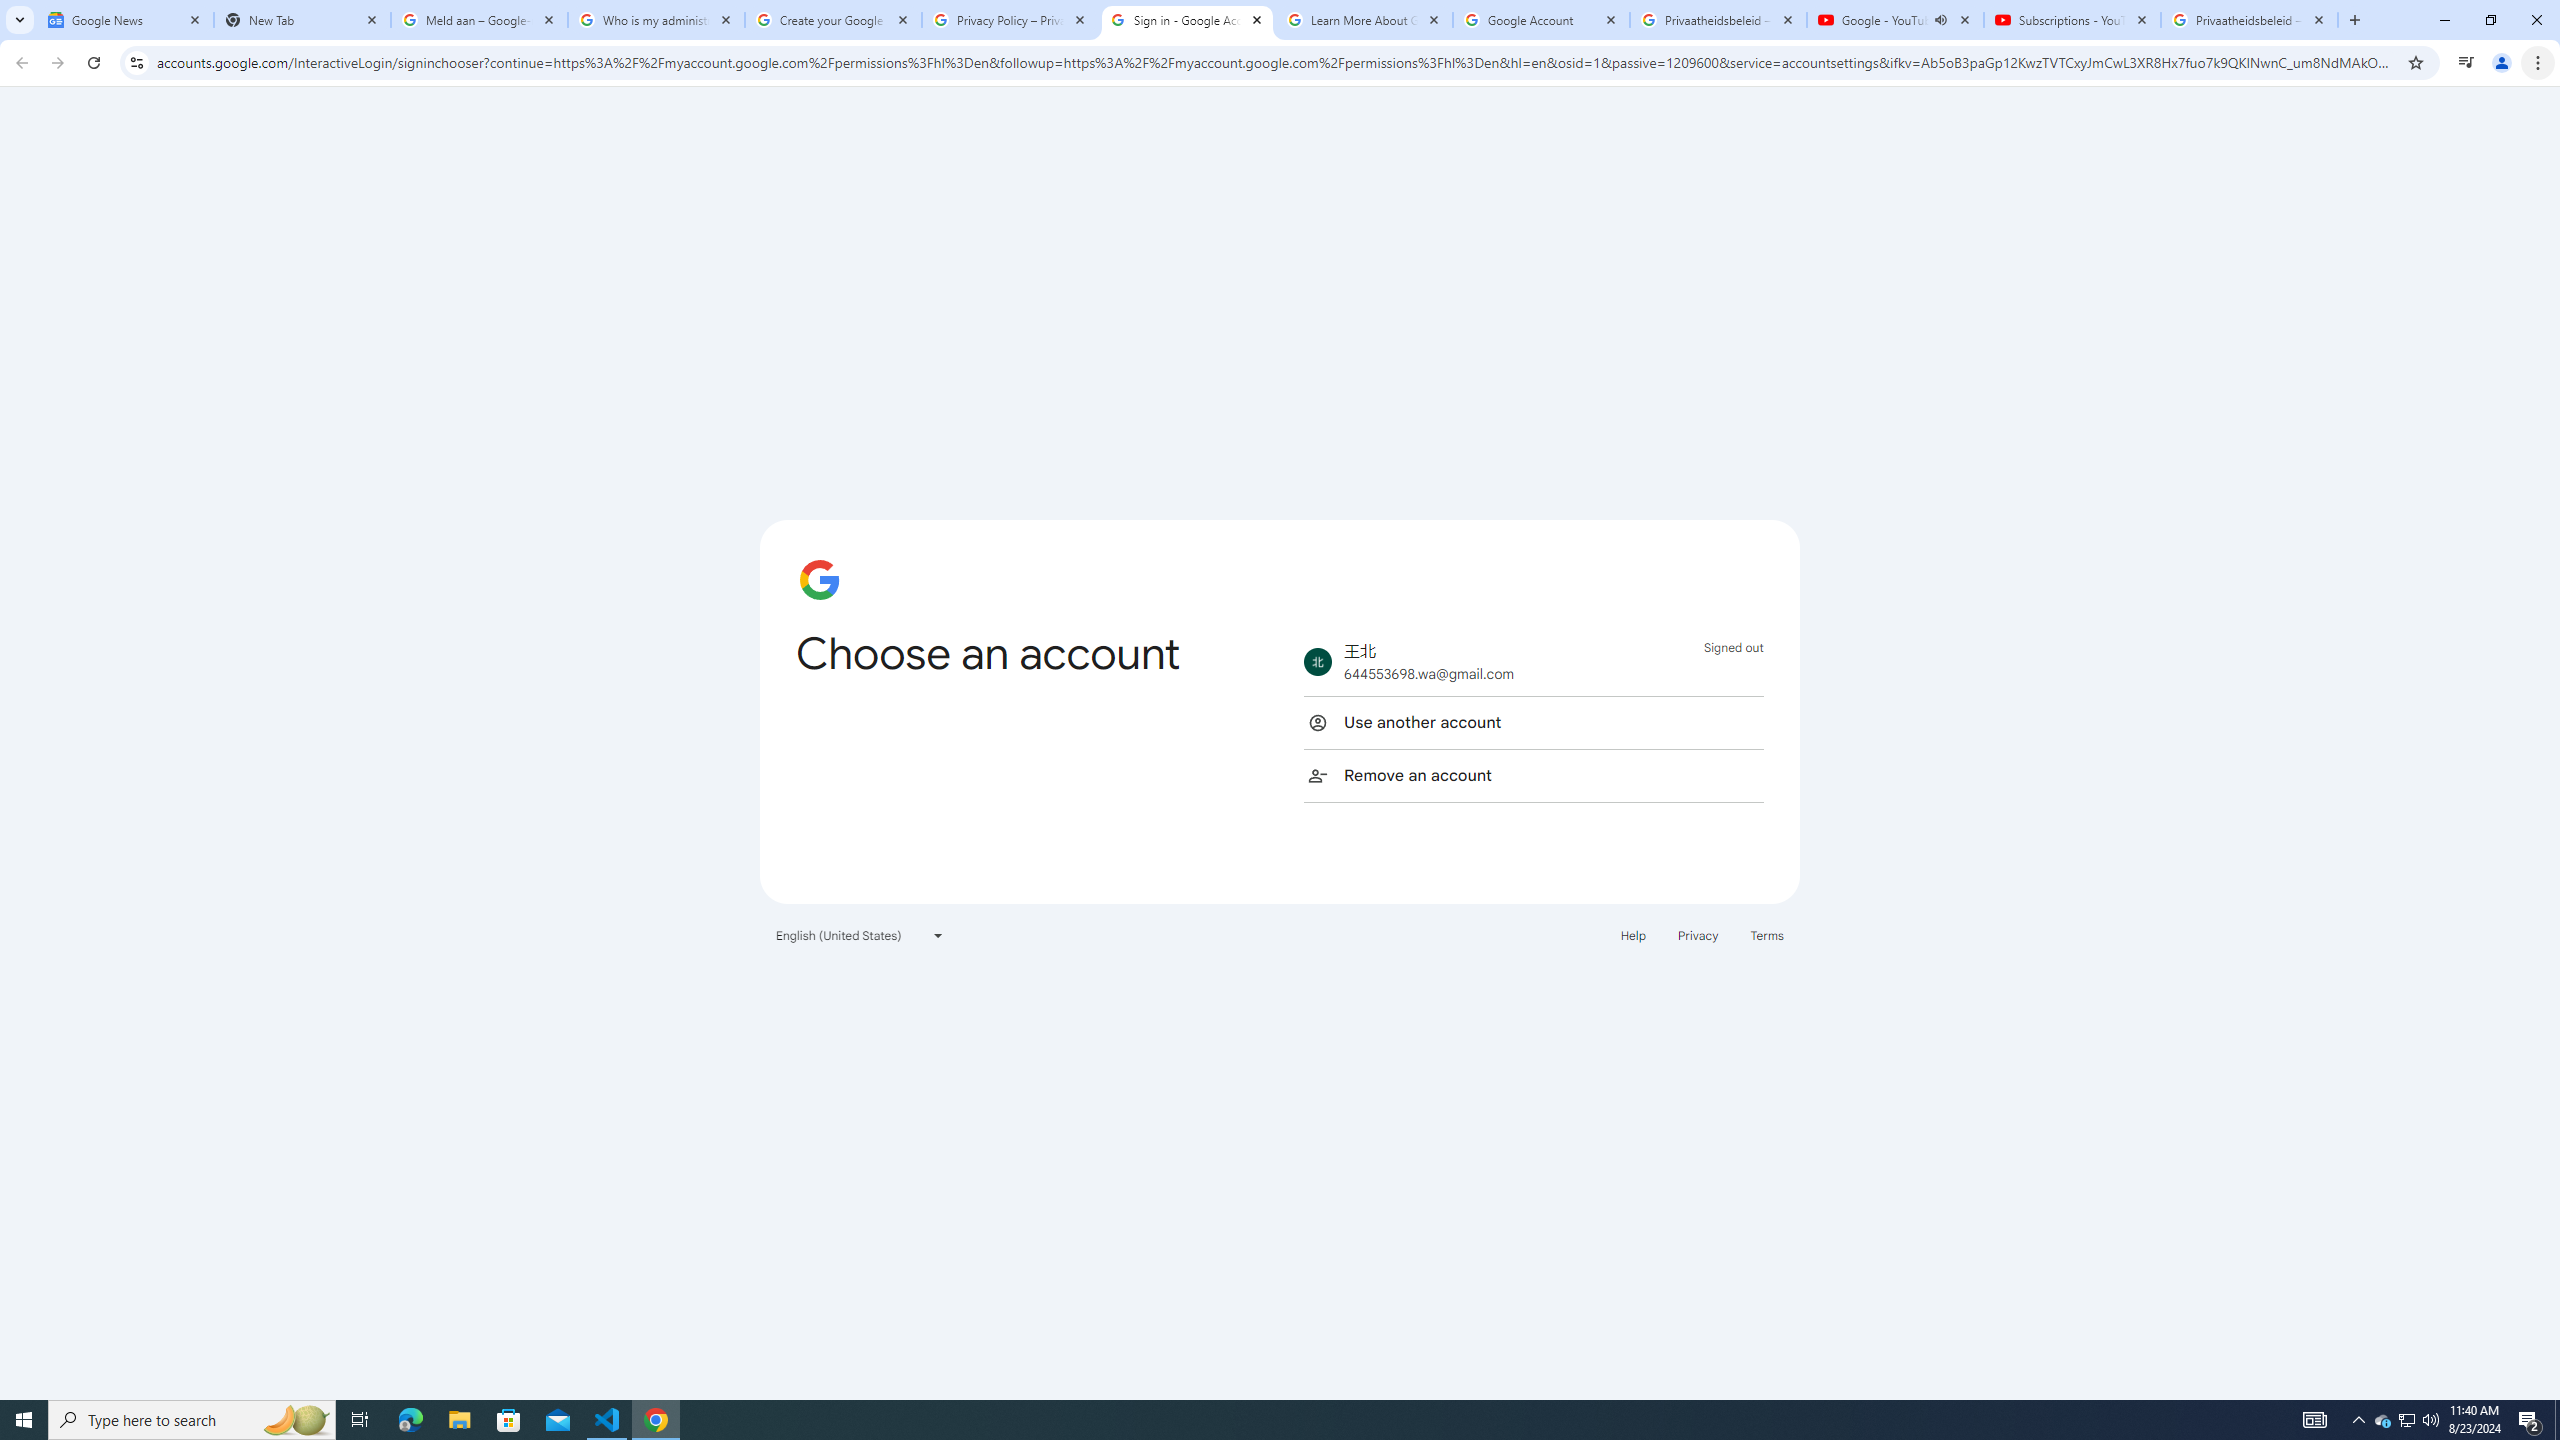  I want to click on 'Use another account', so click(1532, 721).